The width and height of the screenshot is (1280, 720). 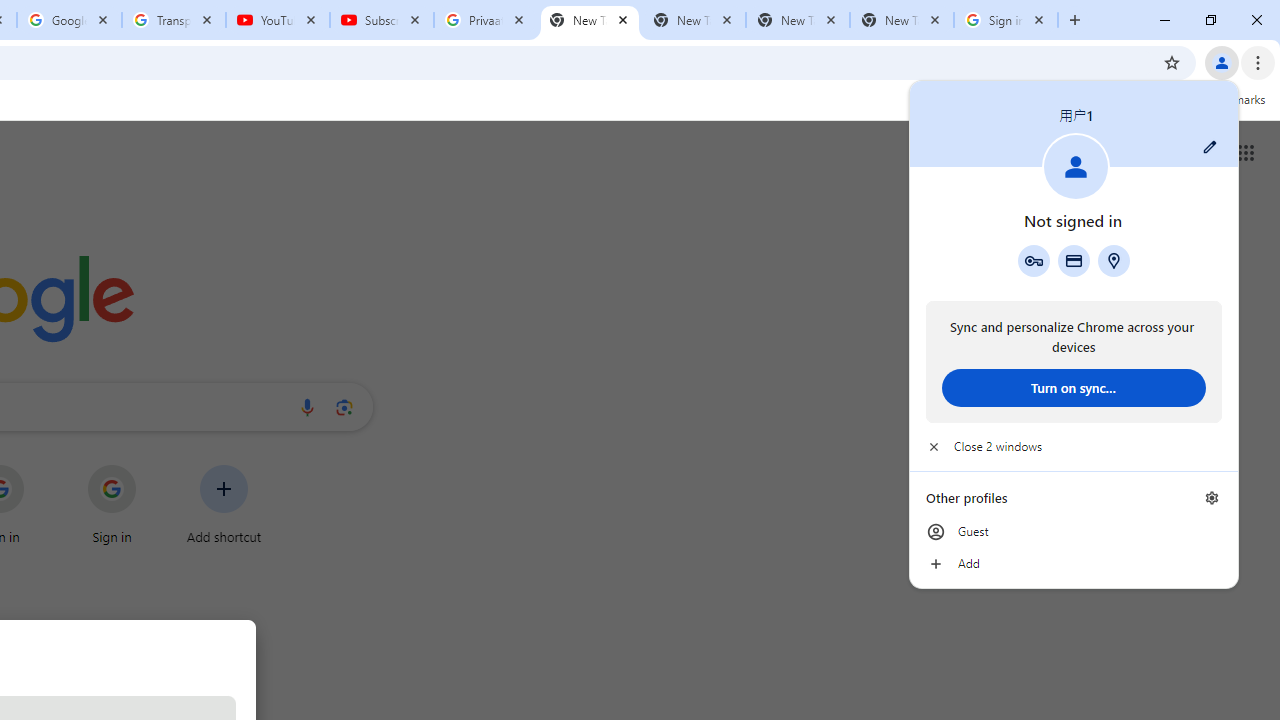 What do you see at coordinates (1073, 260) in the screenshot?
I see `'Payment methods'` at bounding box center [1073, 260].